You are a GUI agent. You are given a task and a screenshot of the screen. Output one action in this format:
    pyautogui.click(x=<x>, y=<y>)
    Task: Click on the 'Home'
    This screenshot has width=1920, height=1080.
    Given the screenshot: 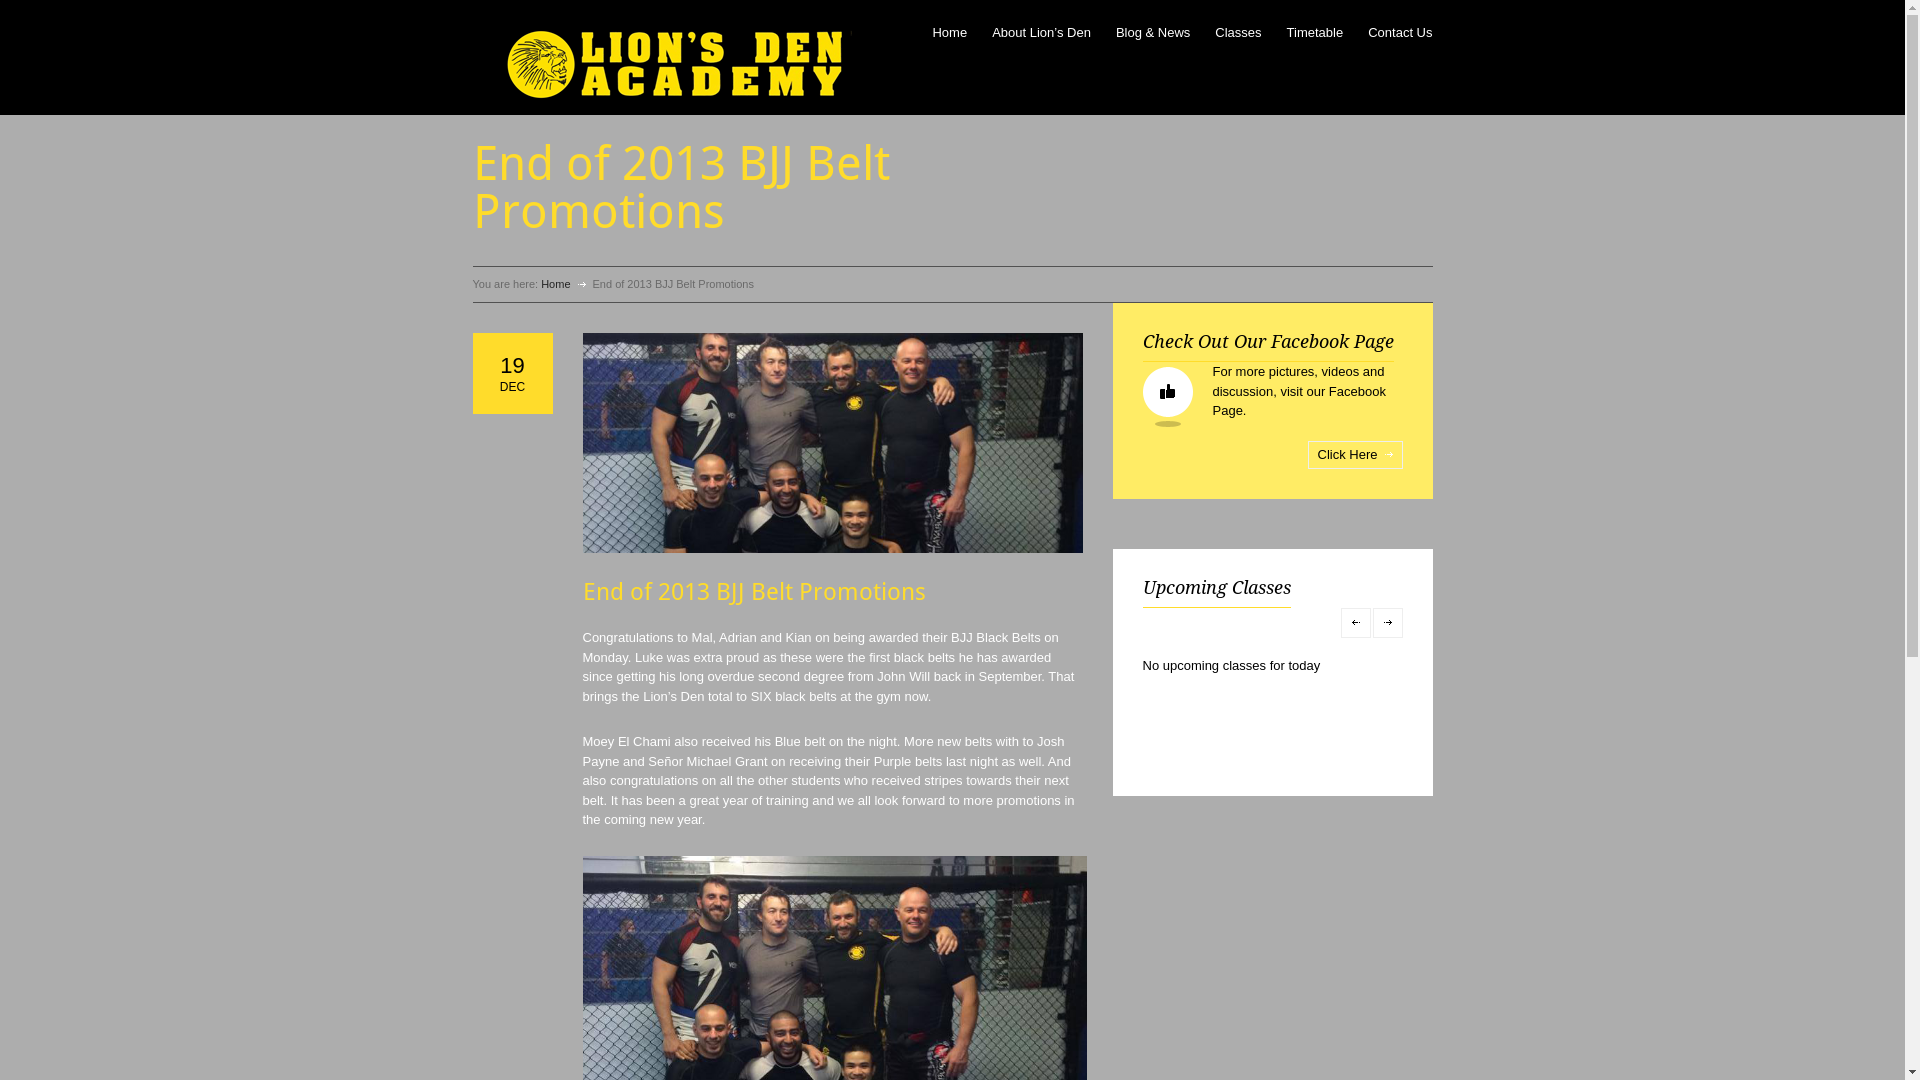 What is the action you would take?
    pyautogui.click(x=555, y=284)
    